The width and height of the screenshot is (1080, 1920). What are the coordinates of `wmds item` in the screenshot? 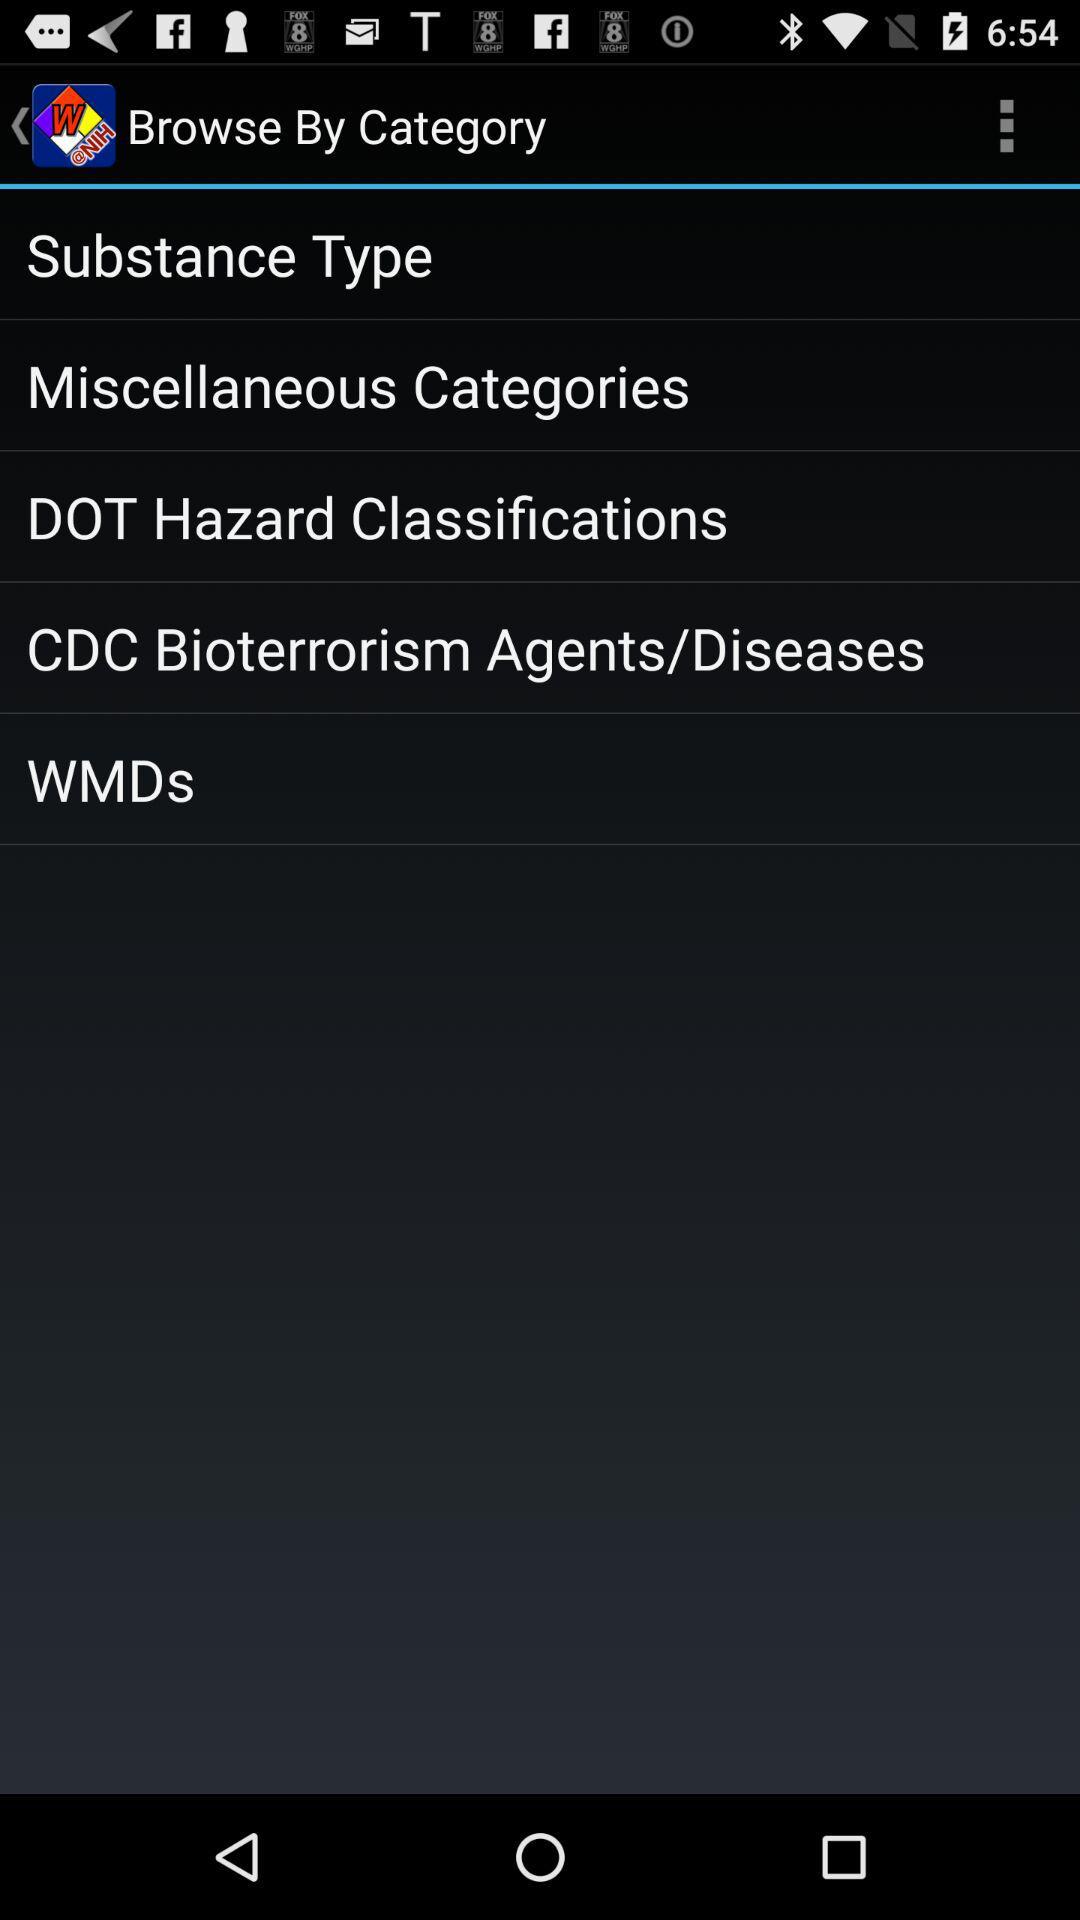 It's located at (540, 777).